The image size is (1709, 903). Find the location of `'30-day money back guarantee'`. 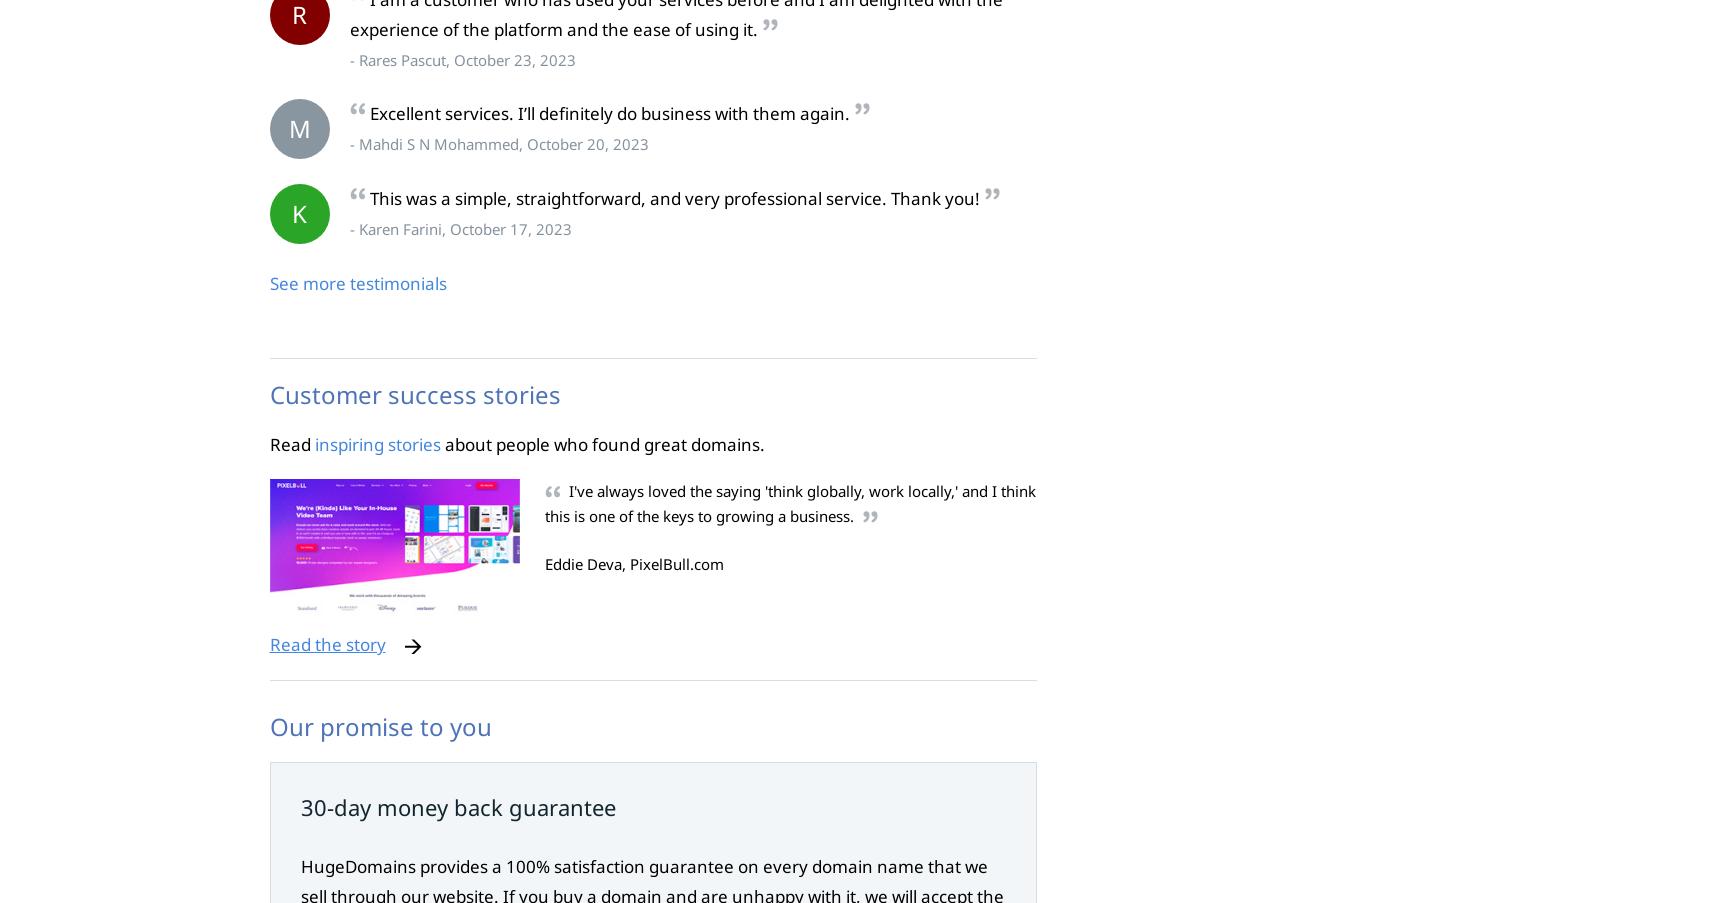

'30-day money back guarantee' is located at coordinates (298, 806).